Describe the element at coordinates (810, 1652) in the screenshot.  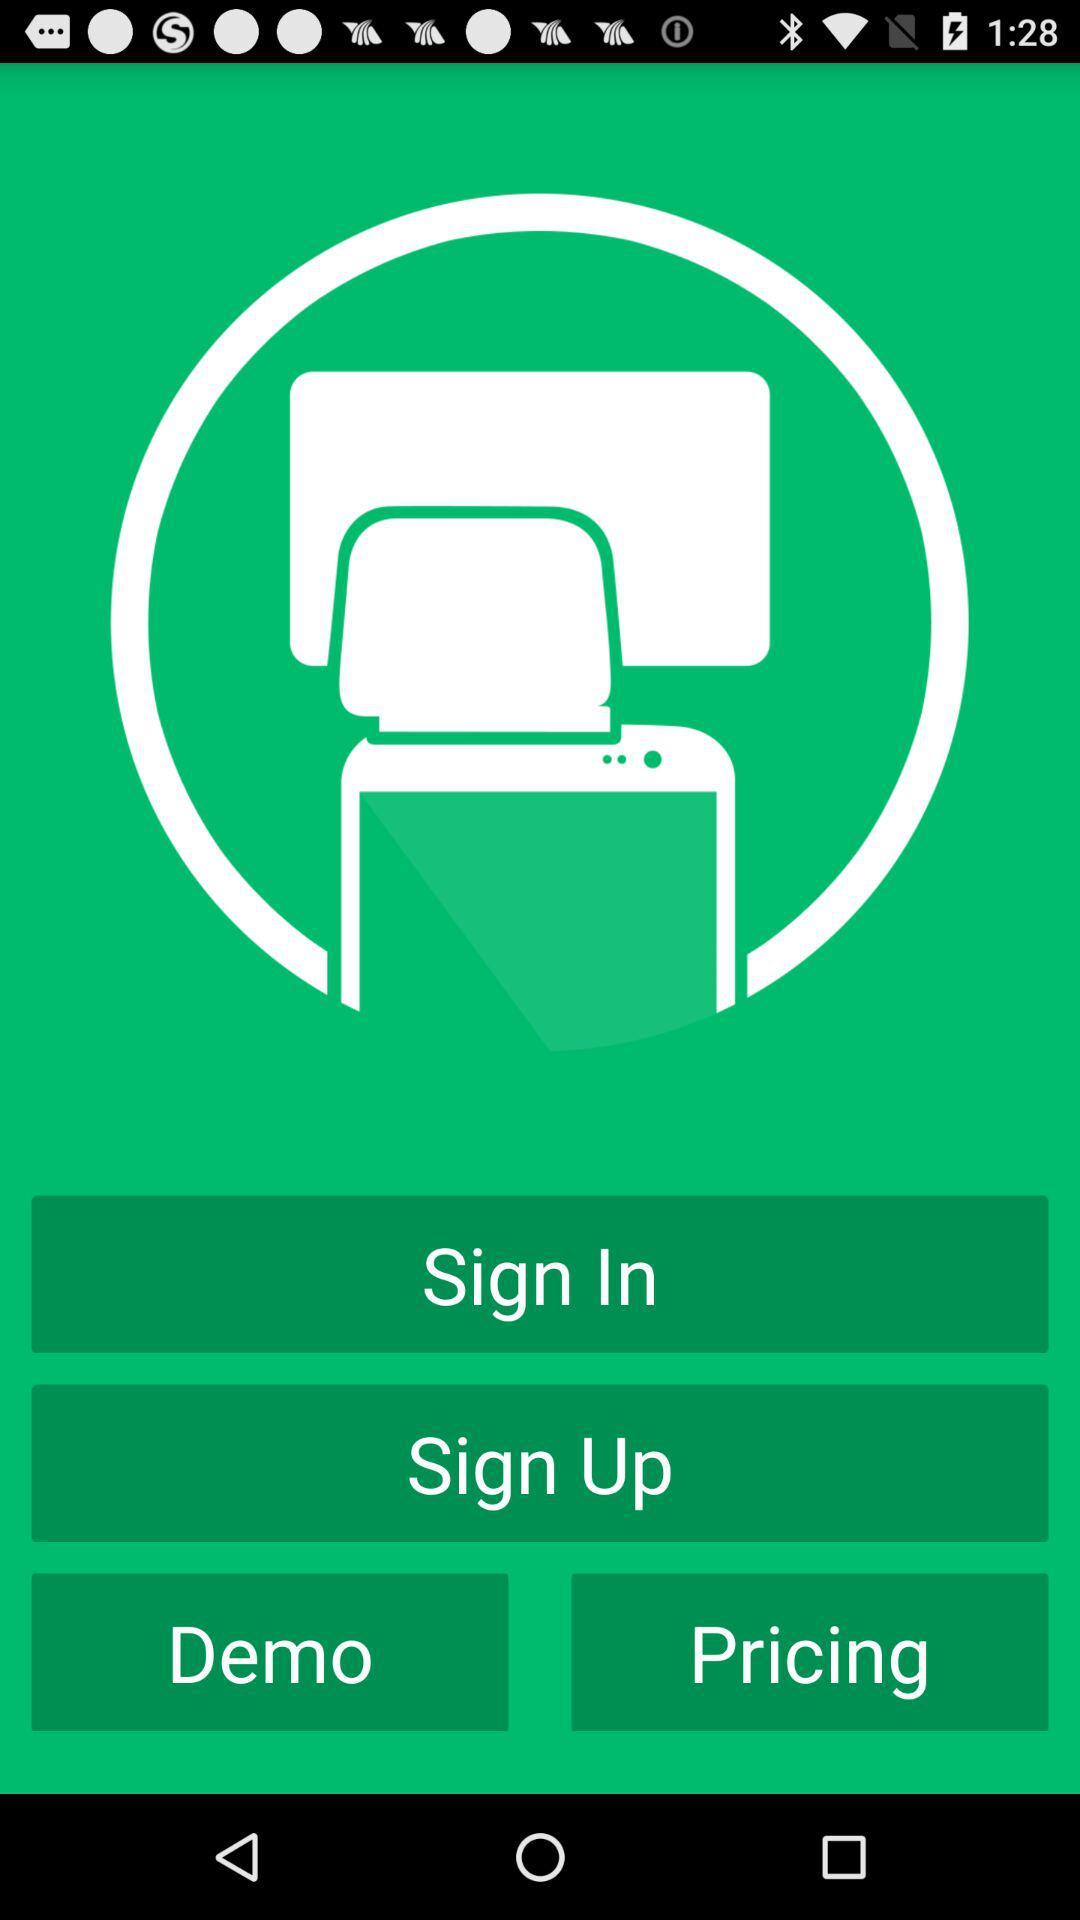
I see `pricing app` at that location.